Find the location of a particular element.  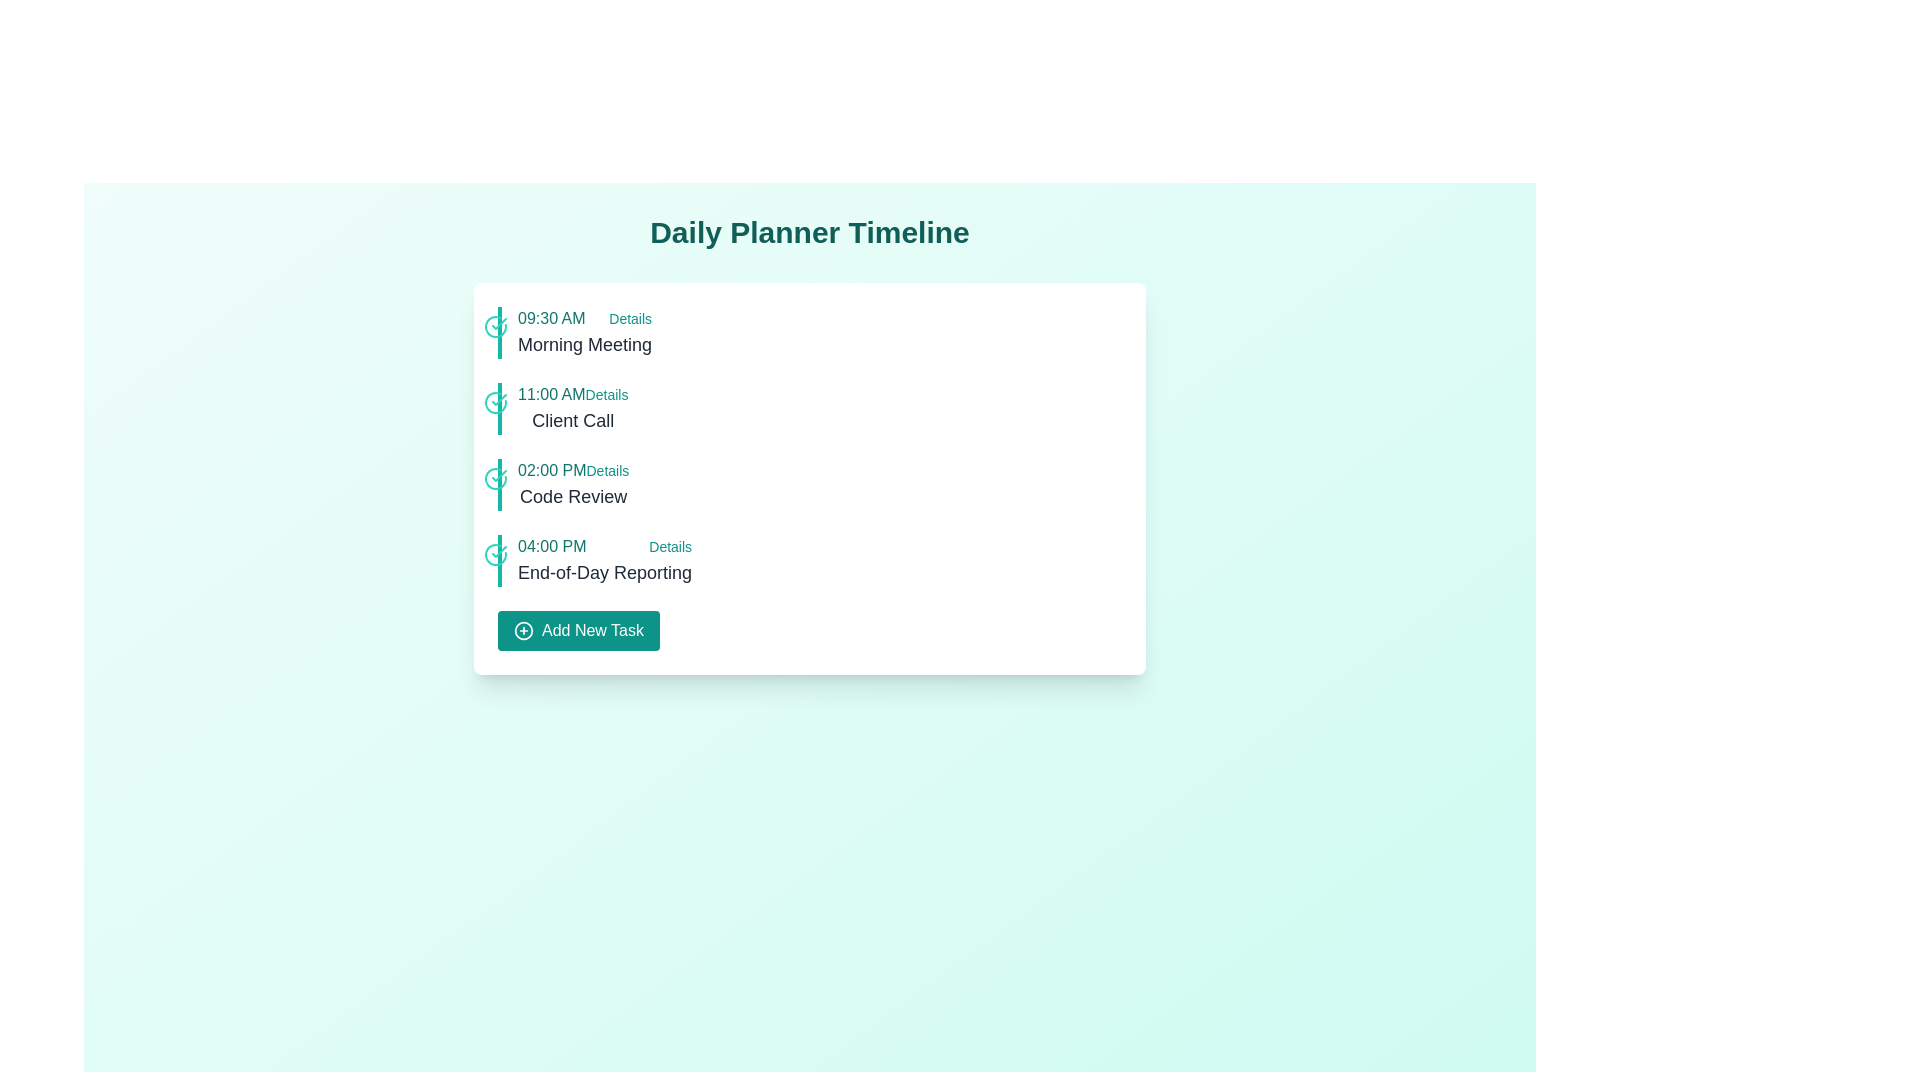

the 'Code Review' text label, which is styled in a large, bold font and dark gray color, located below the '02:00 PM' time in the Daily Planner Timeline interface is located at coordinates (572, 496).